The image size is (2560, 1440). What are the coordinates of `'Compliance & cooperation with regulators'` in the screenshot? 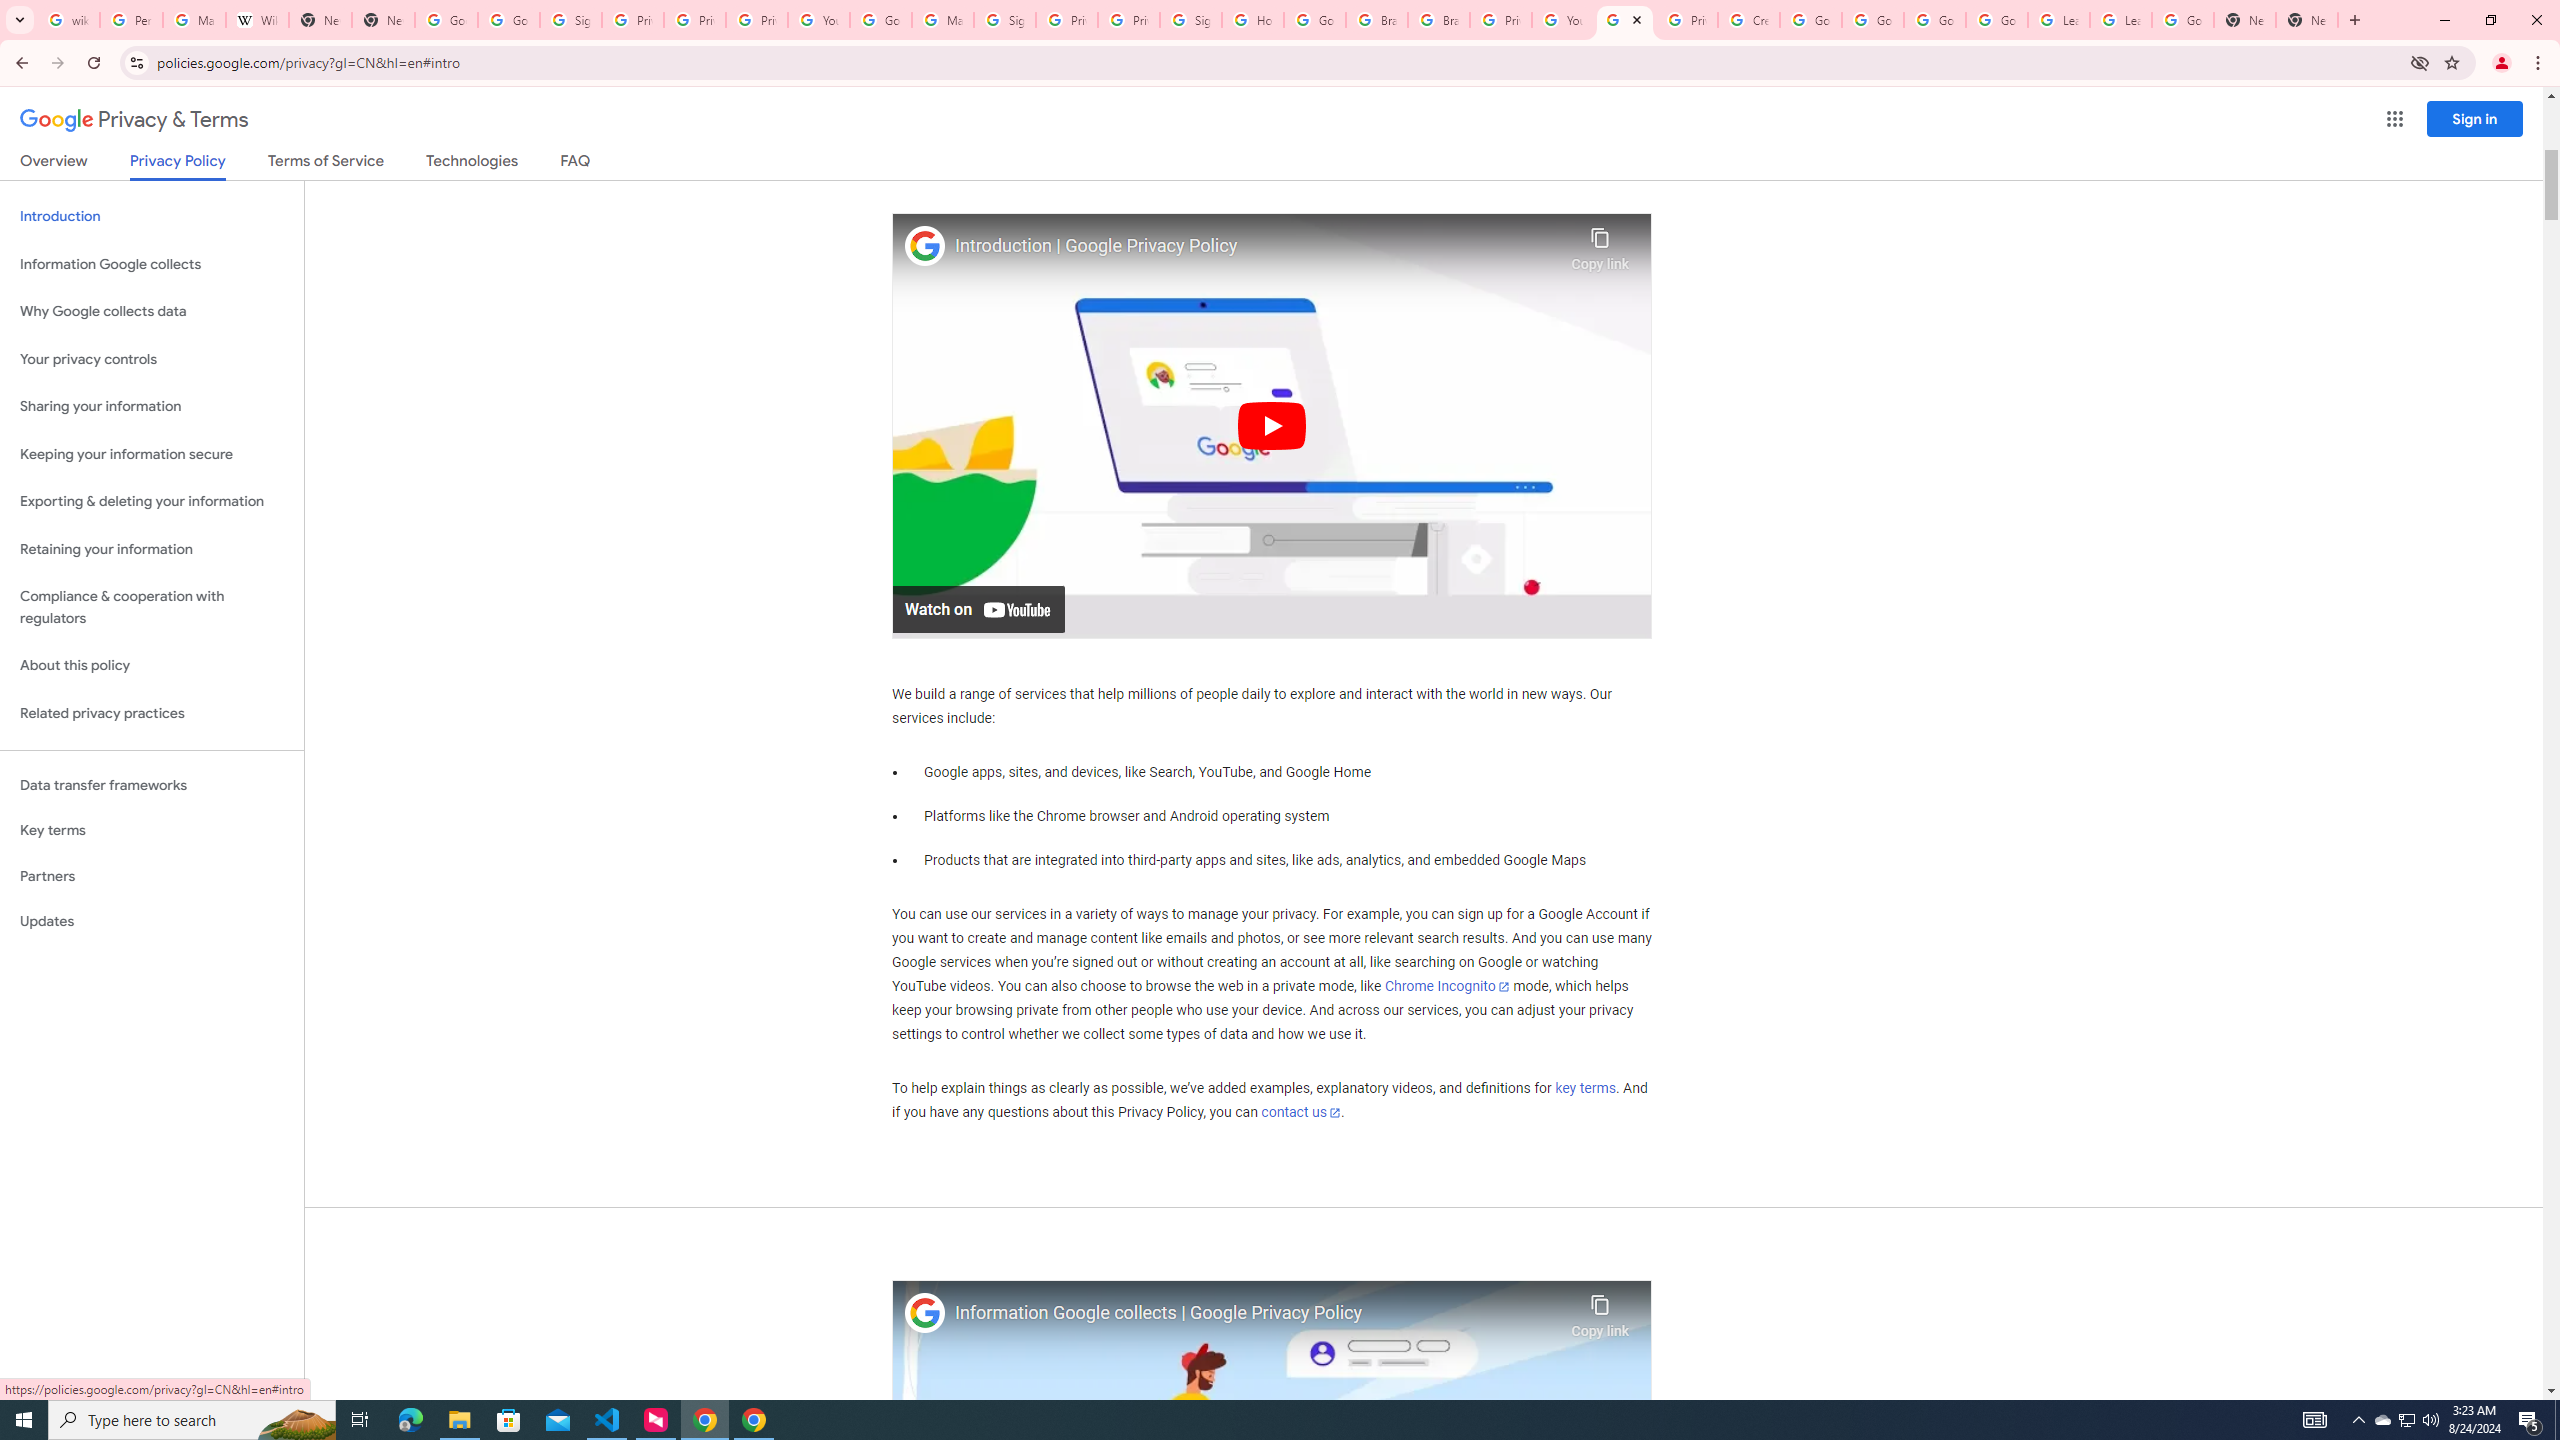 It's located at (151, 608).